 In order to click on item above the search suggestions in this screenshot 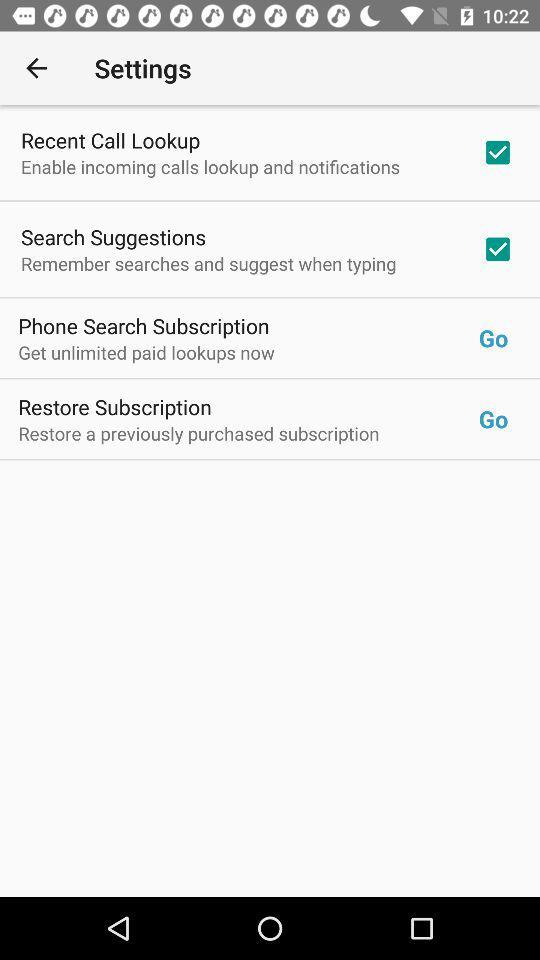, I will do `click(209, 165)`.